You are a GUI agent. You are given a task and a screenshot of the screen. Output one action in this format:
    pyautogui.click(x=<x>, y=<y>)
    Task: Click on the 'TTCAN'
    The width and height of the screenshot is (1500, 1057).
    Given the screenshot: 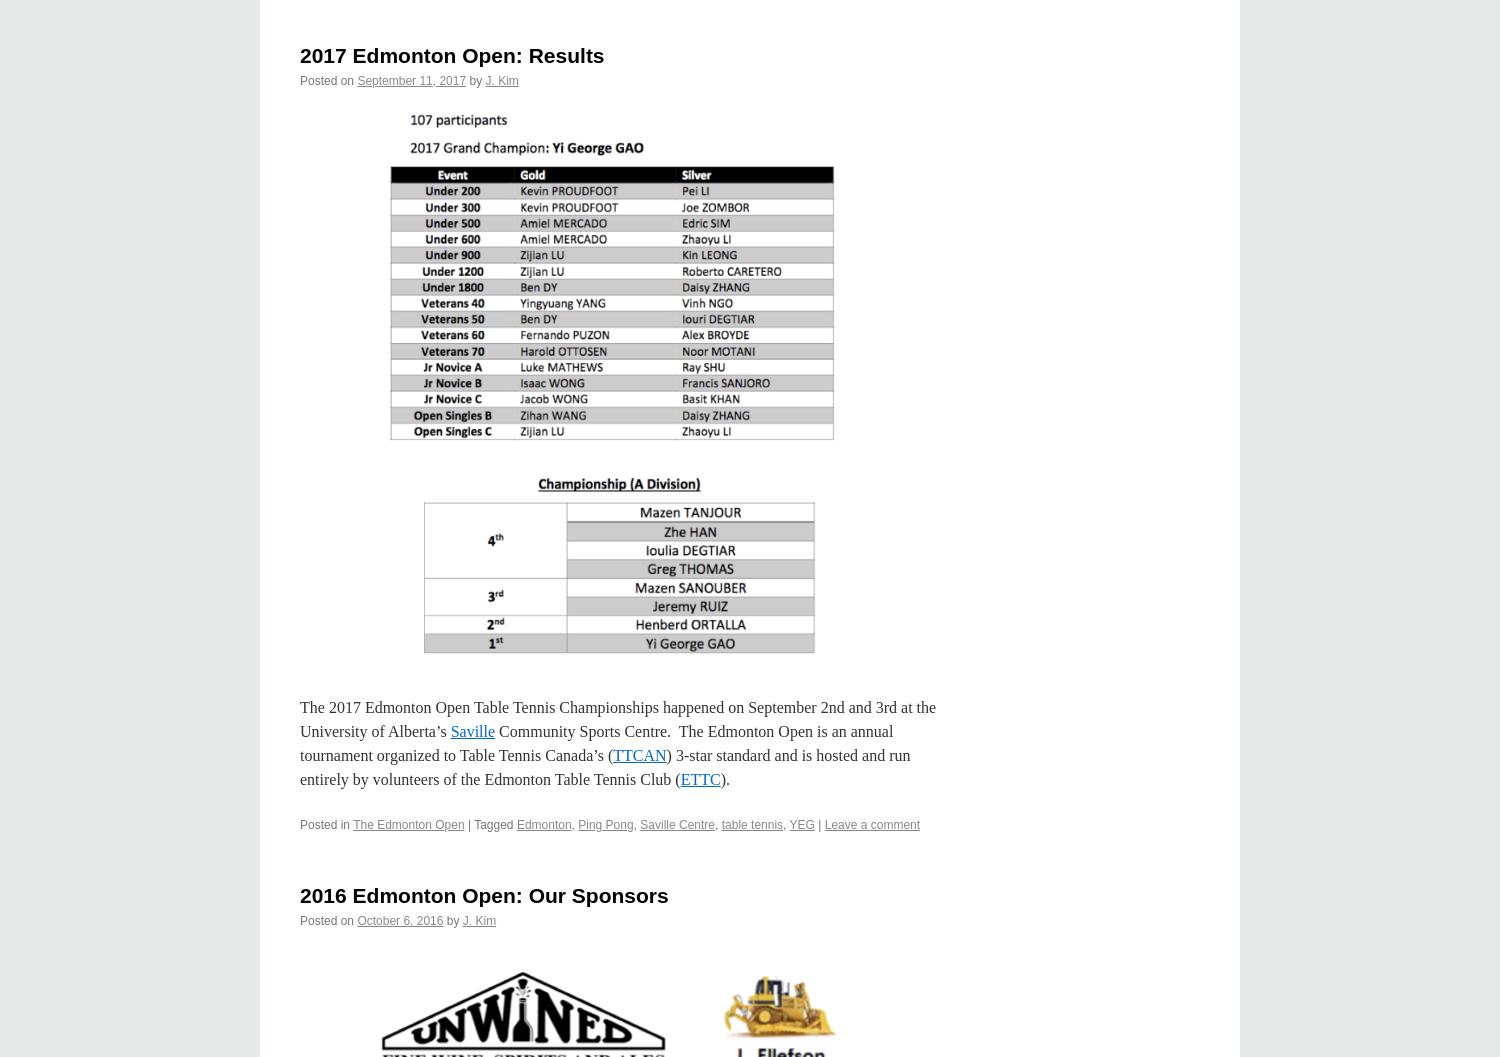 What is the action you would take?
    pyautogui.click(x=639, y=753)
    